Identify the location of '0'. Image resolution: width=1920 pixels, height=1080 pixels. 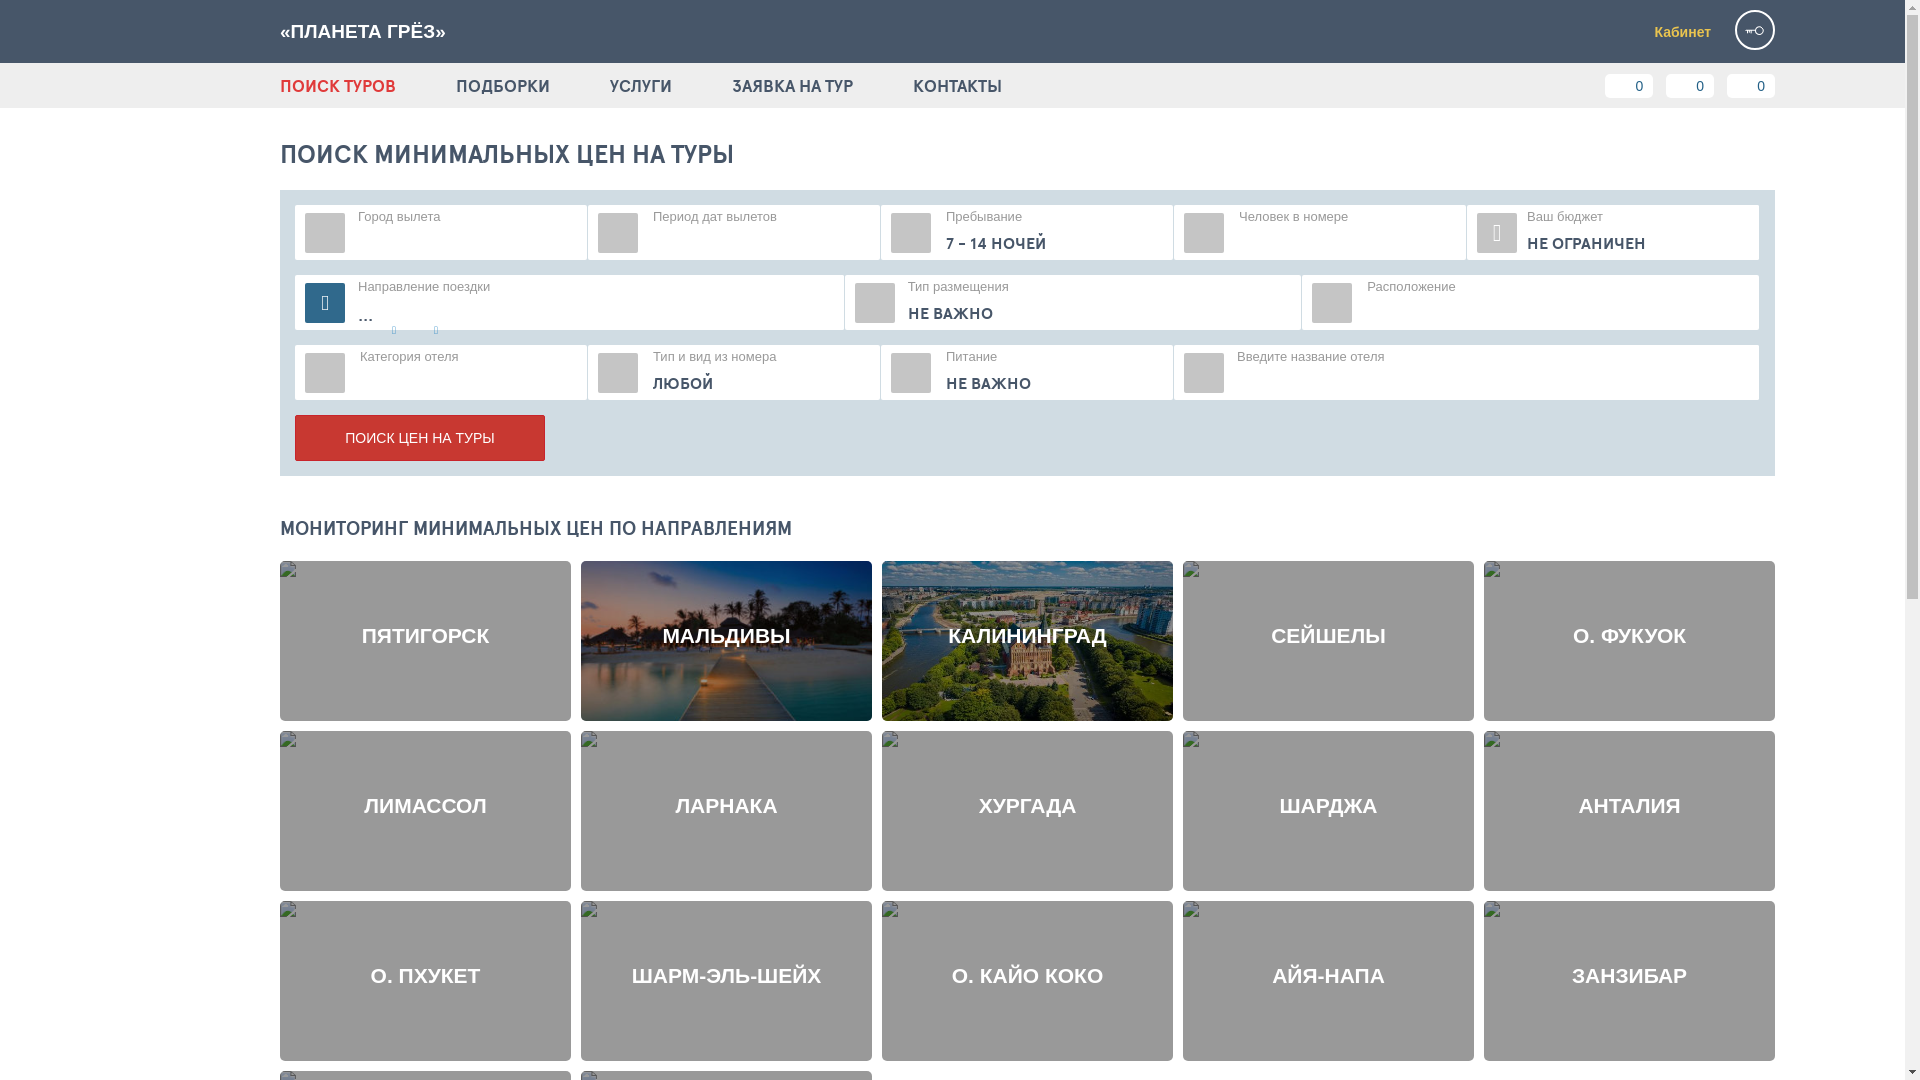
(1688, 84).